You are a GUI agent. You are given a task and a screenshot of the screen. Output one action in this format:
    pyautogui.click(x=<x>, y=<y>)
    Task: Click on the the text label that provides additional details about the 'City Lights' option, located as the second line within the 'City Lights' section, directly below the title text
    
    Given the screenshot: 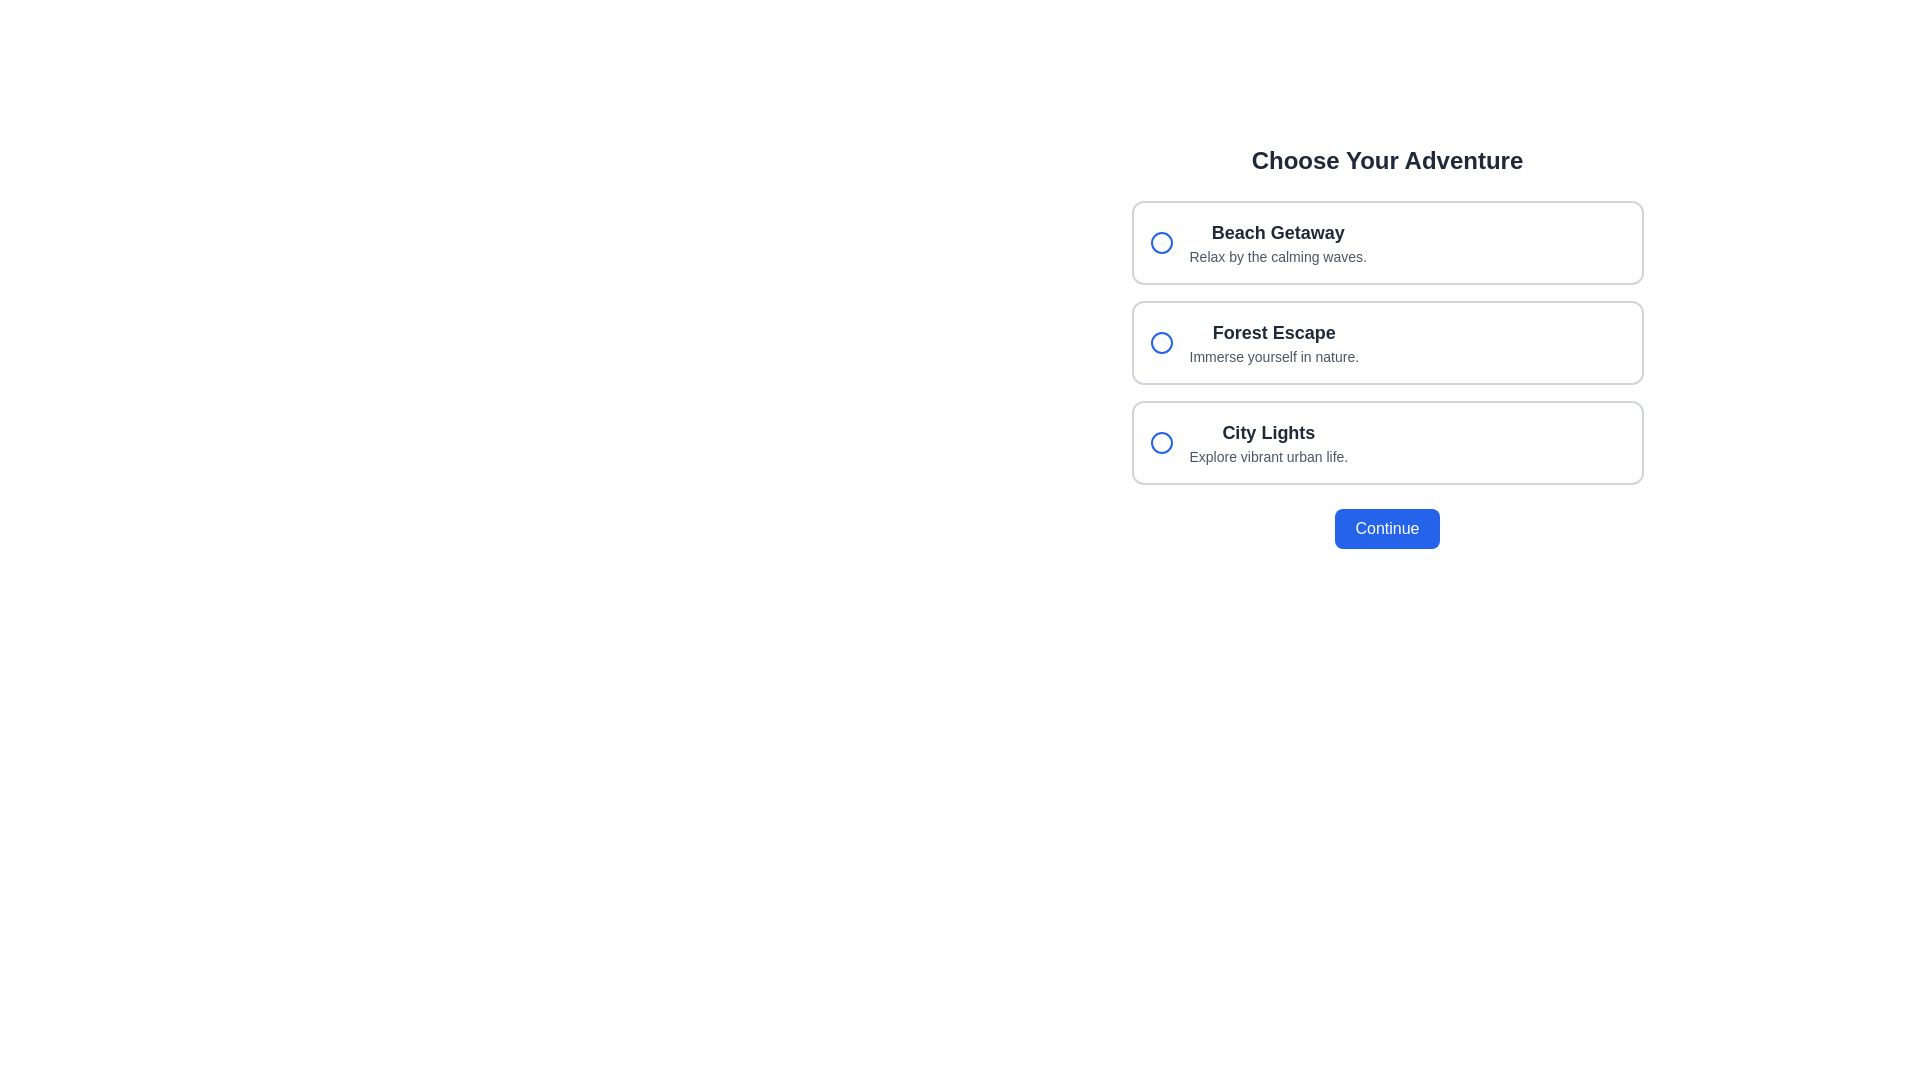 What is the action you would take?
    pyautogui.click(x=1267, y=456)
    